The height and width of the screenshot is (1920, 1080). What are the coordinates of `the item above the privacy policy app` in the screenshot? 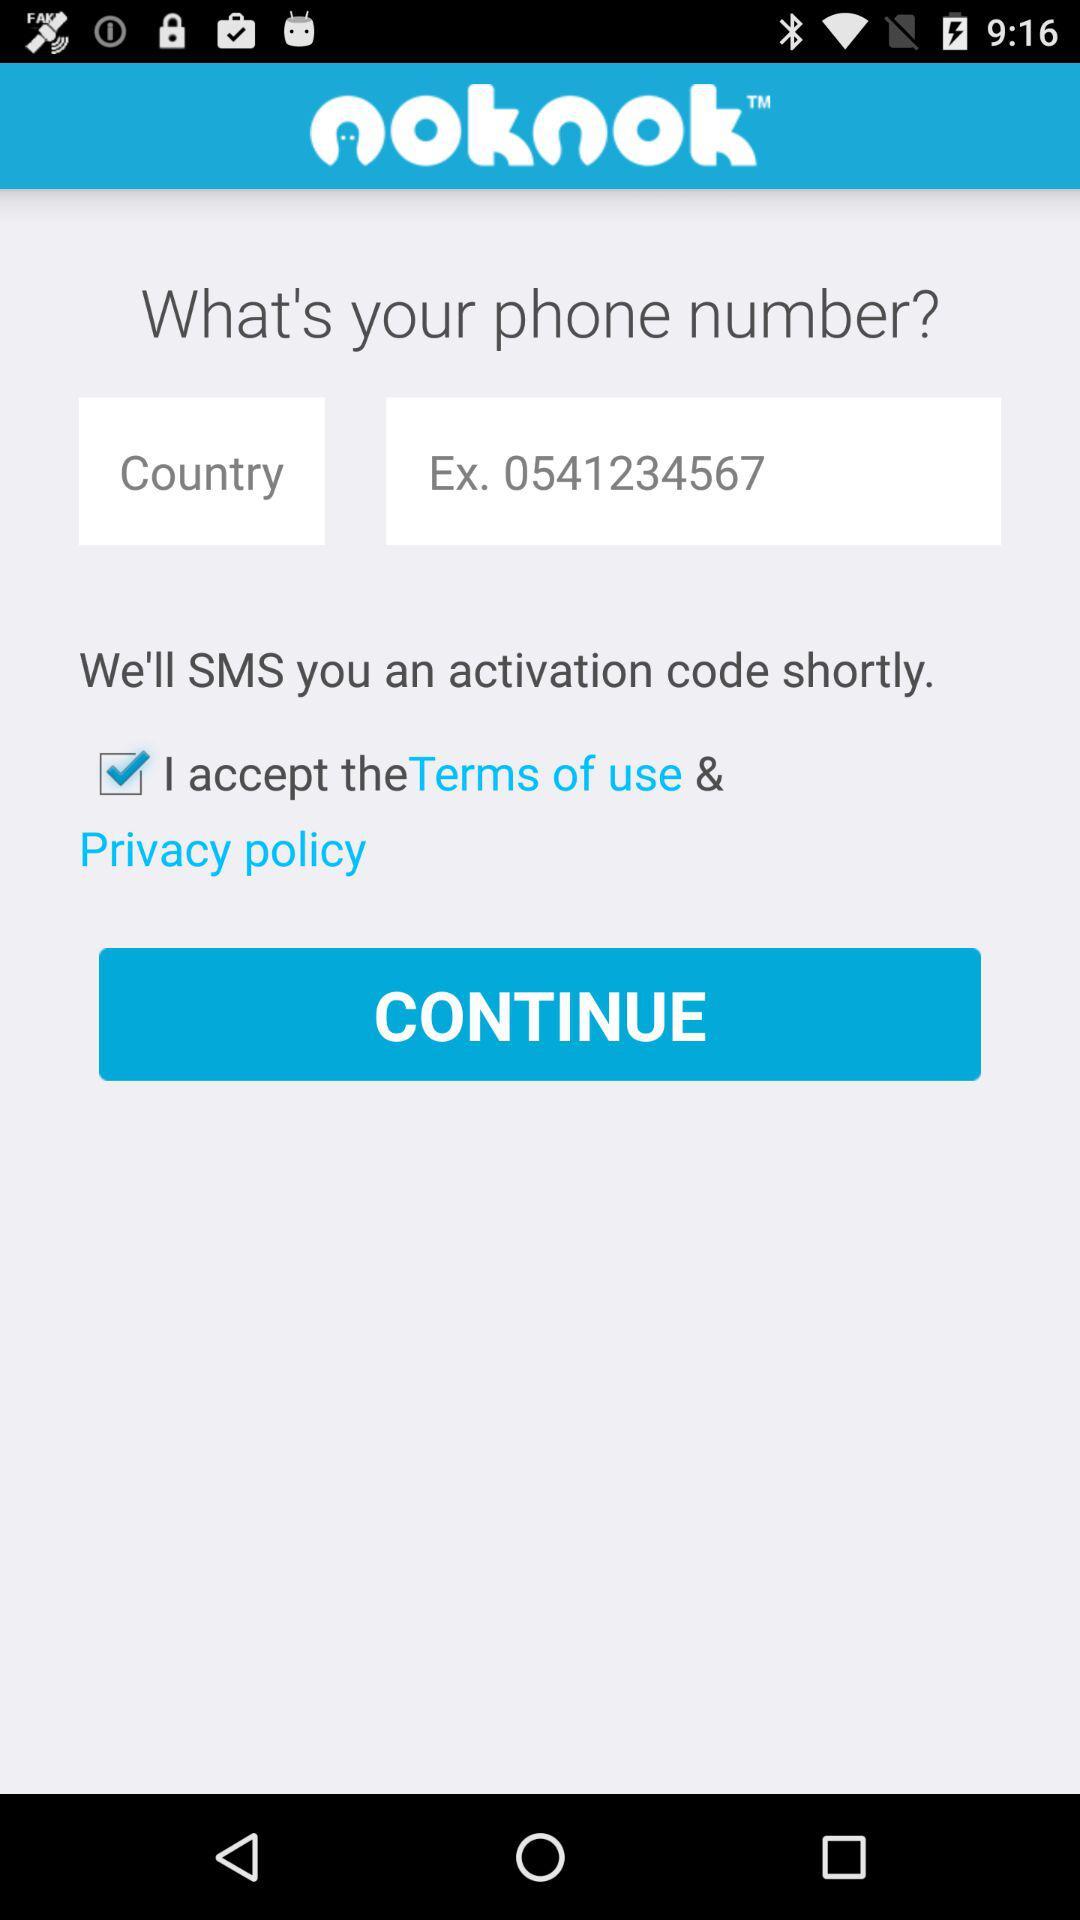 It's located at (120, 772).